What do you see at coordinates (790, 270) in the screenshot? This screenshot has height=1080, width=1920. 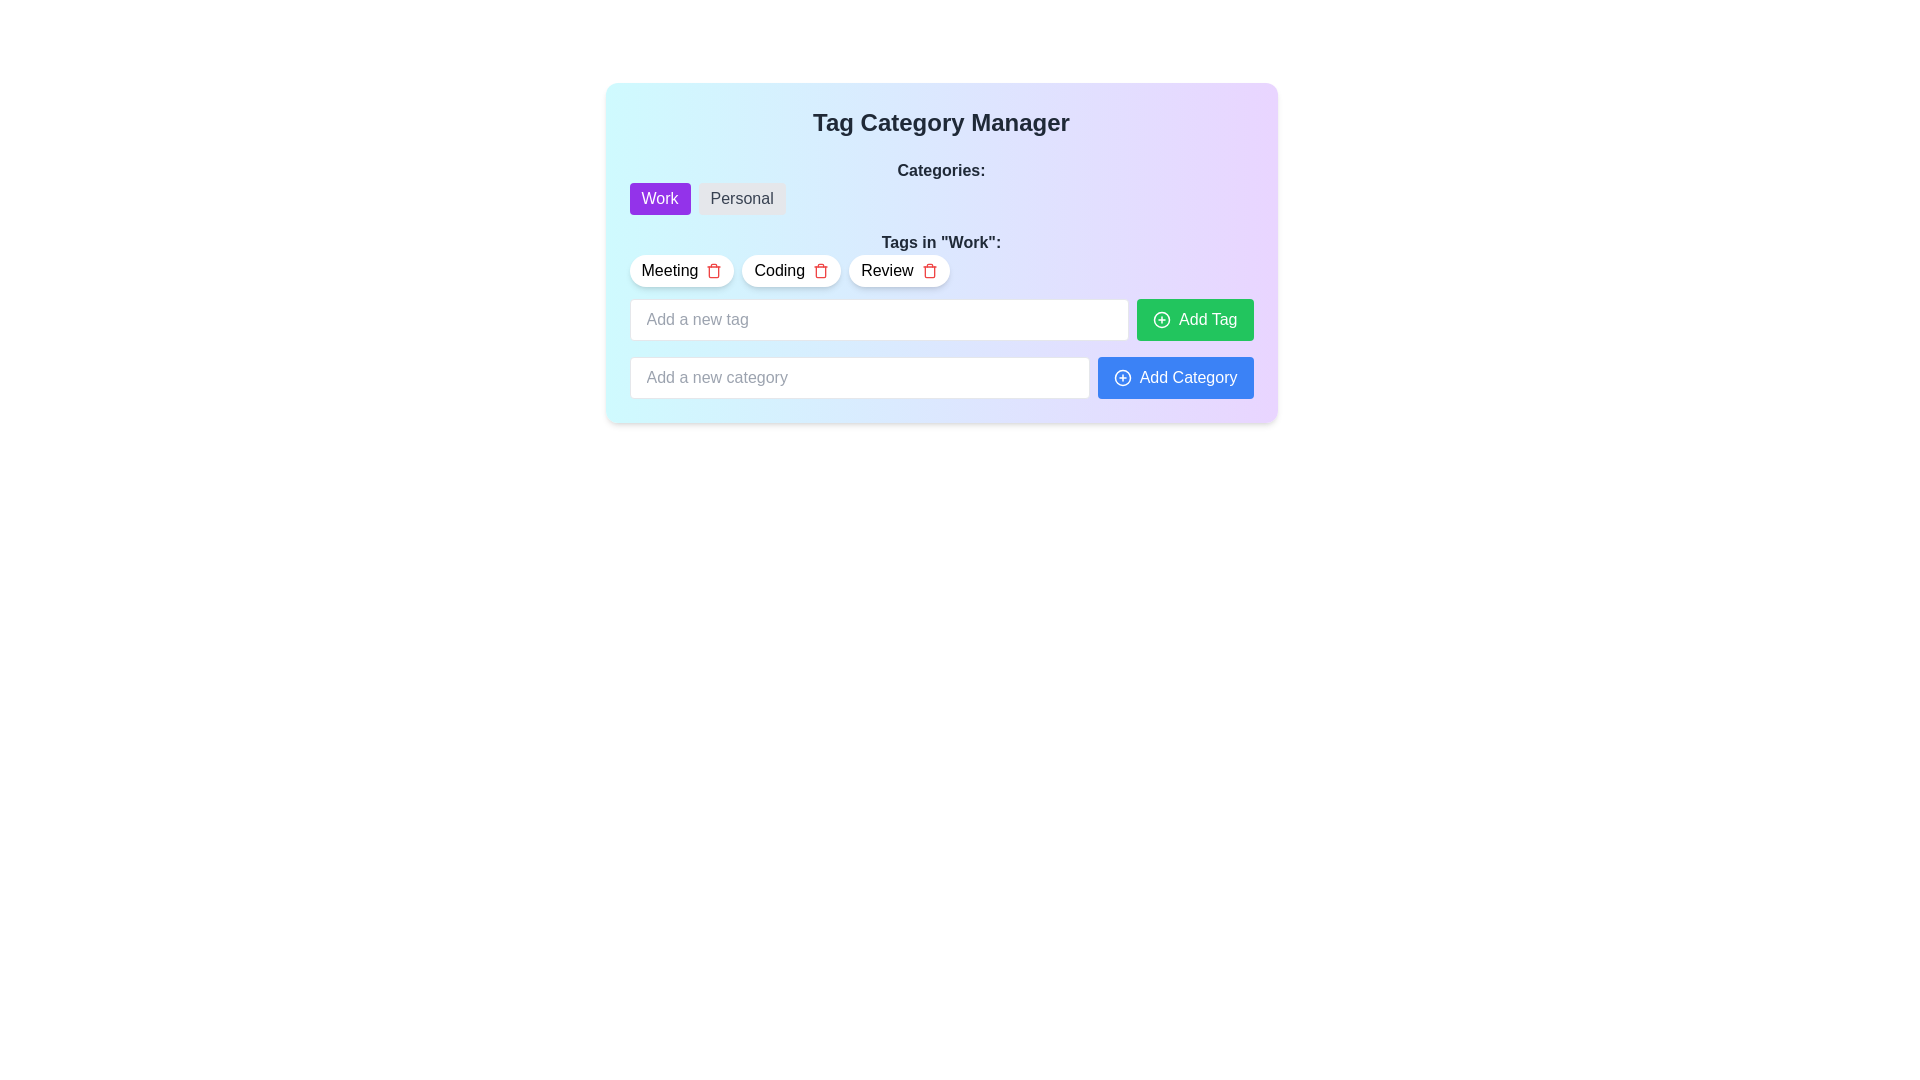 I see `the horizontally-aligned pill-shaped chip labeled 'Coding' in the 'Tags in Work' section, located between the 'Meeting' and 'Review' tags` at bounding box center [790, 270].